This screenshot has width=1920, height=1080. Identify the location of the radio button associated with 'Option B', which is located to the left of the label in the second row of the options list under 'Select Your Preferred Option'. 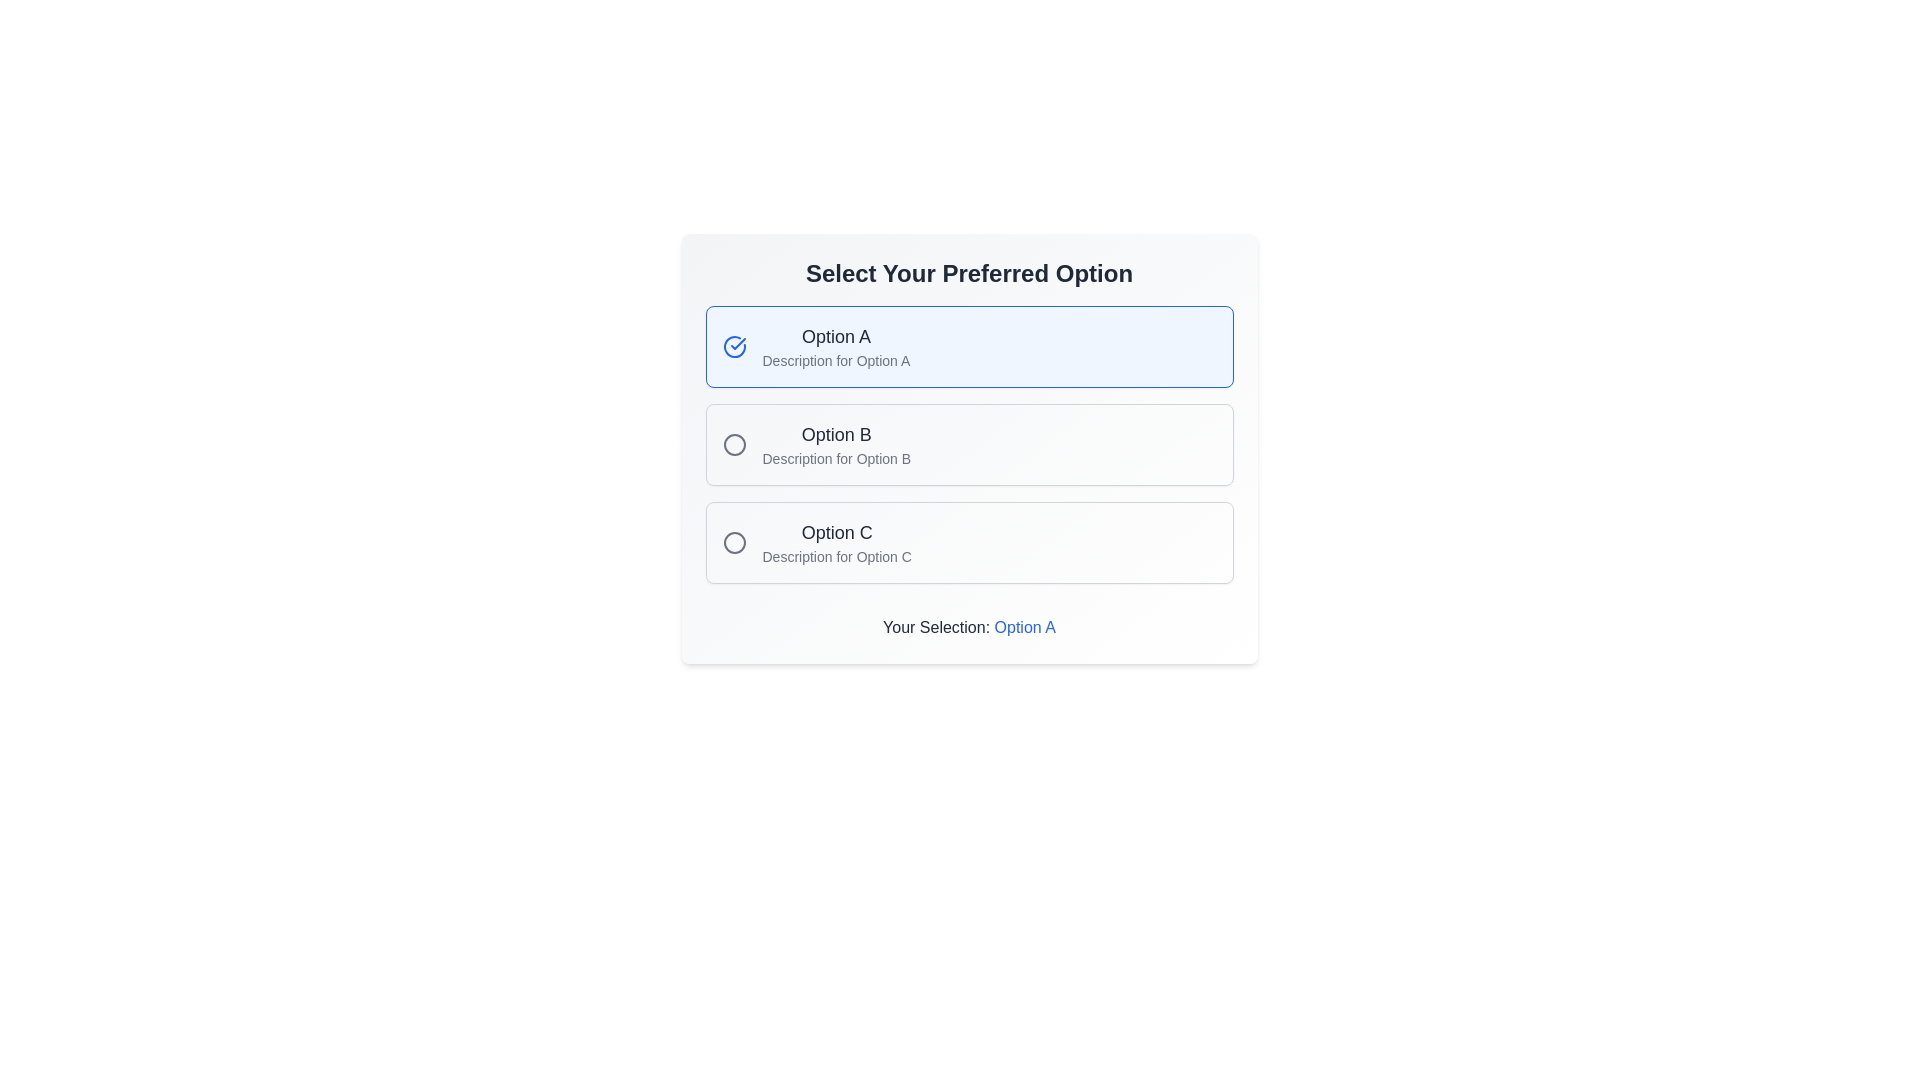
(836, 434).